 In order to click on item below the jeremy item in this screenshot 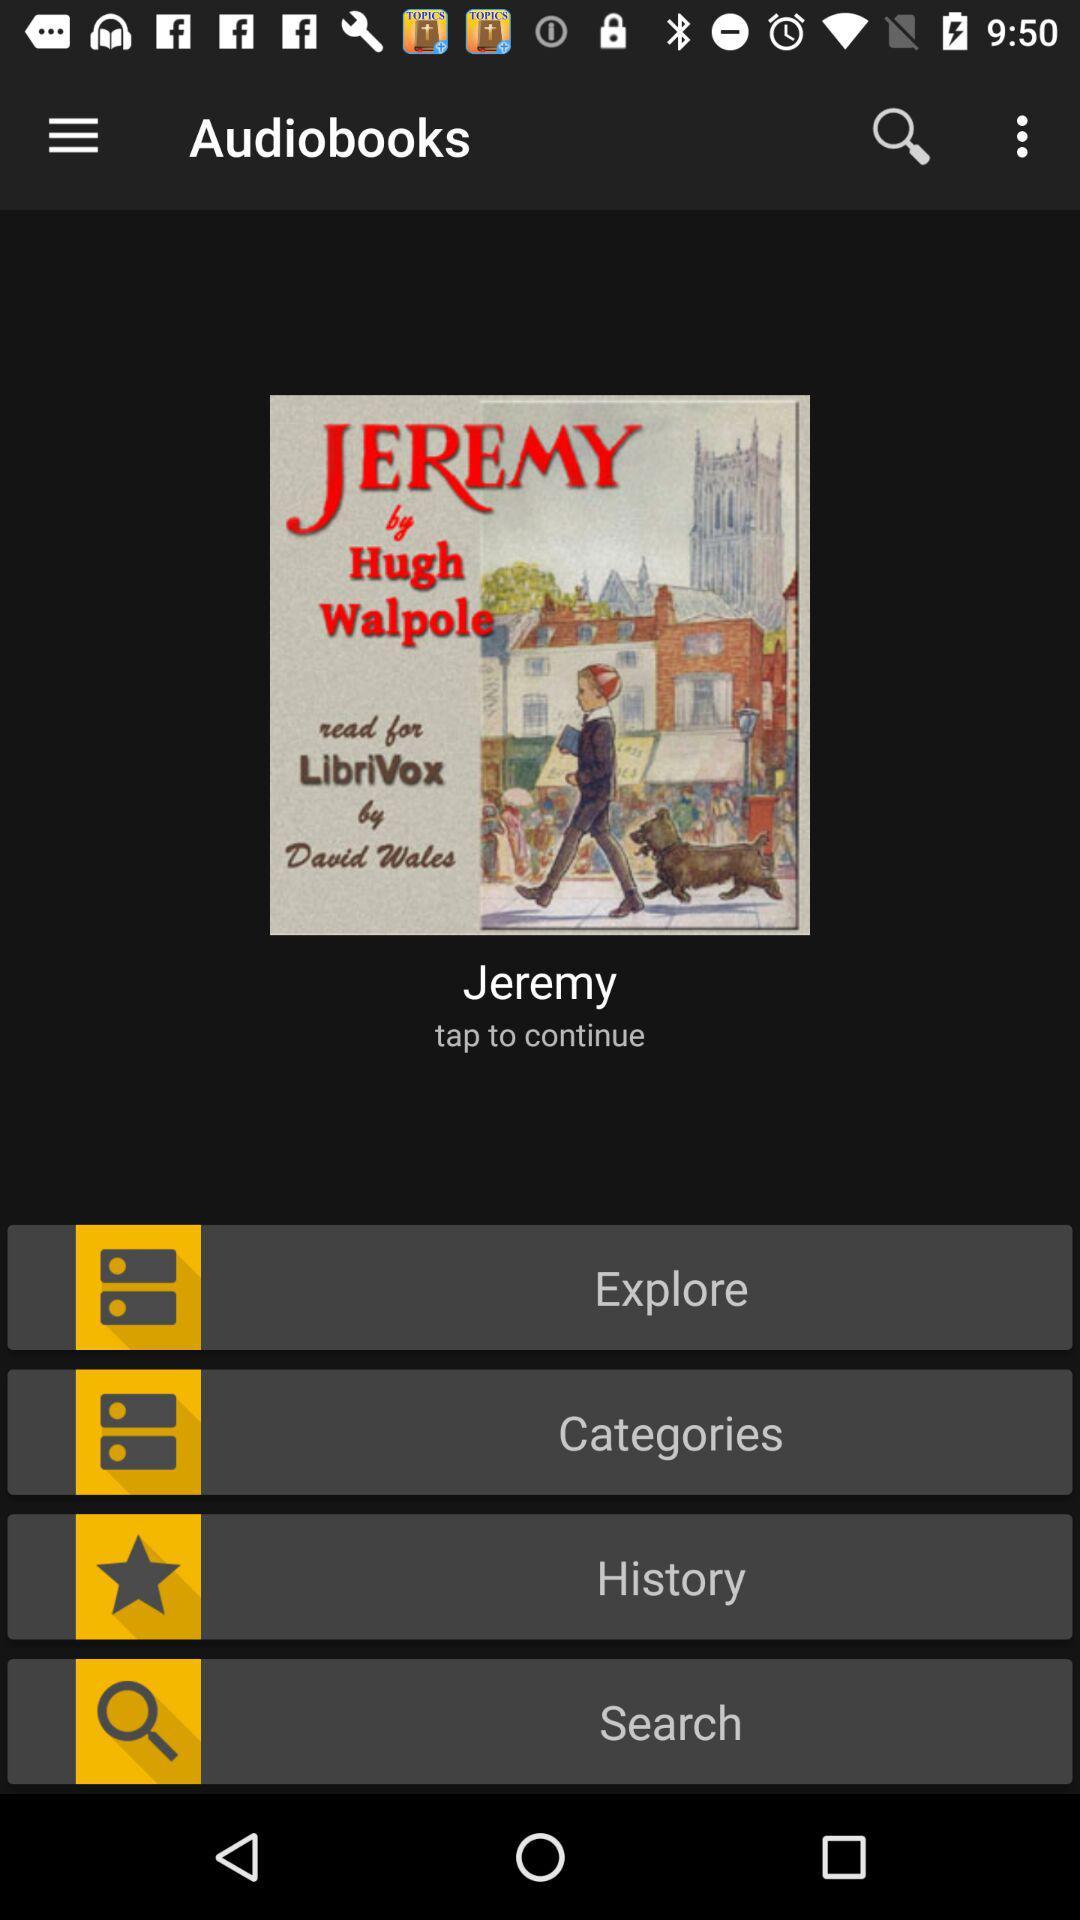, I will do `click(540, 1033)`.